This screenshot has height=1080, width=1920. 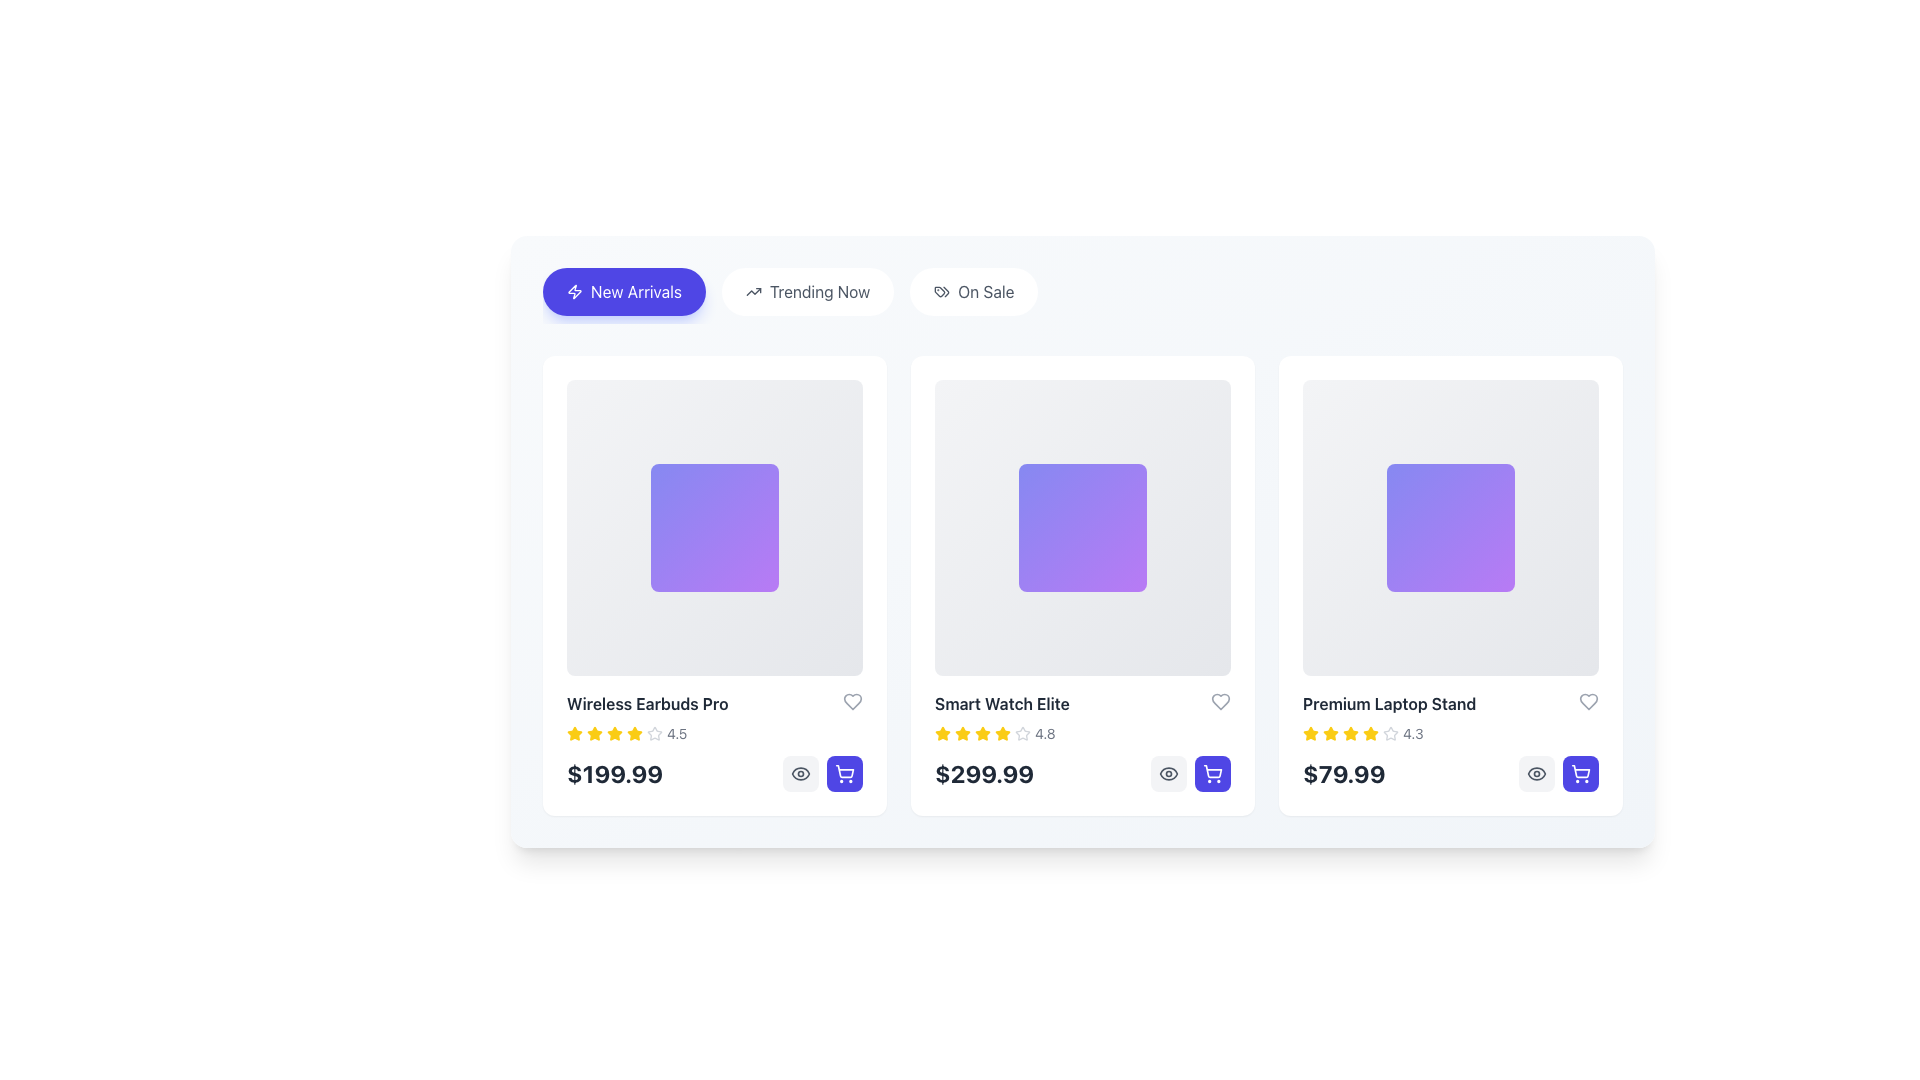 I want to click on the text label displaying the average user rating for the 'Wireless Earbuds Pro', which is positioned to the right of the star rating representation, so click(x=677, y=733).